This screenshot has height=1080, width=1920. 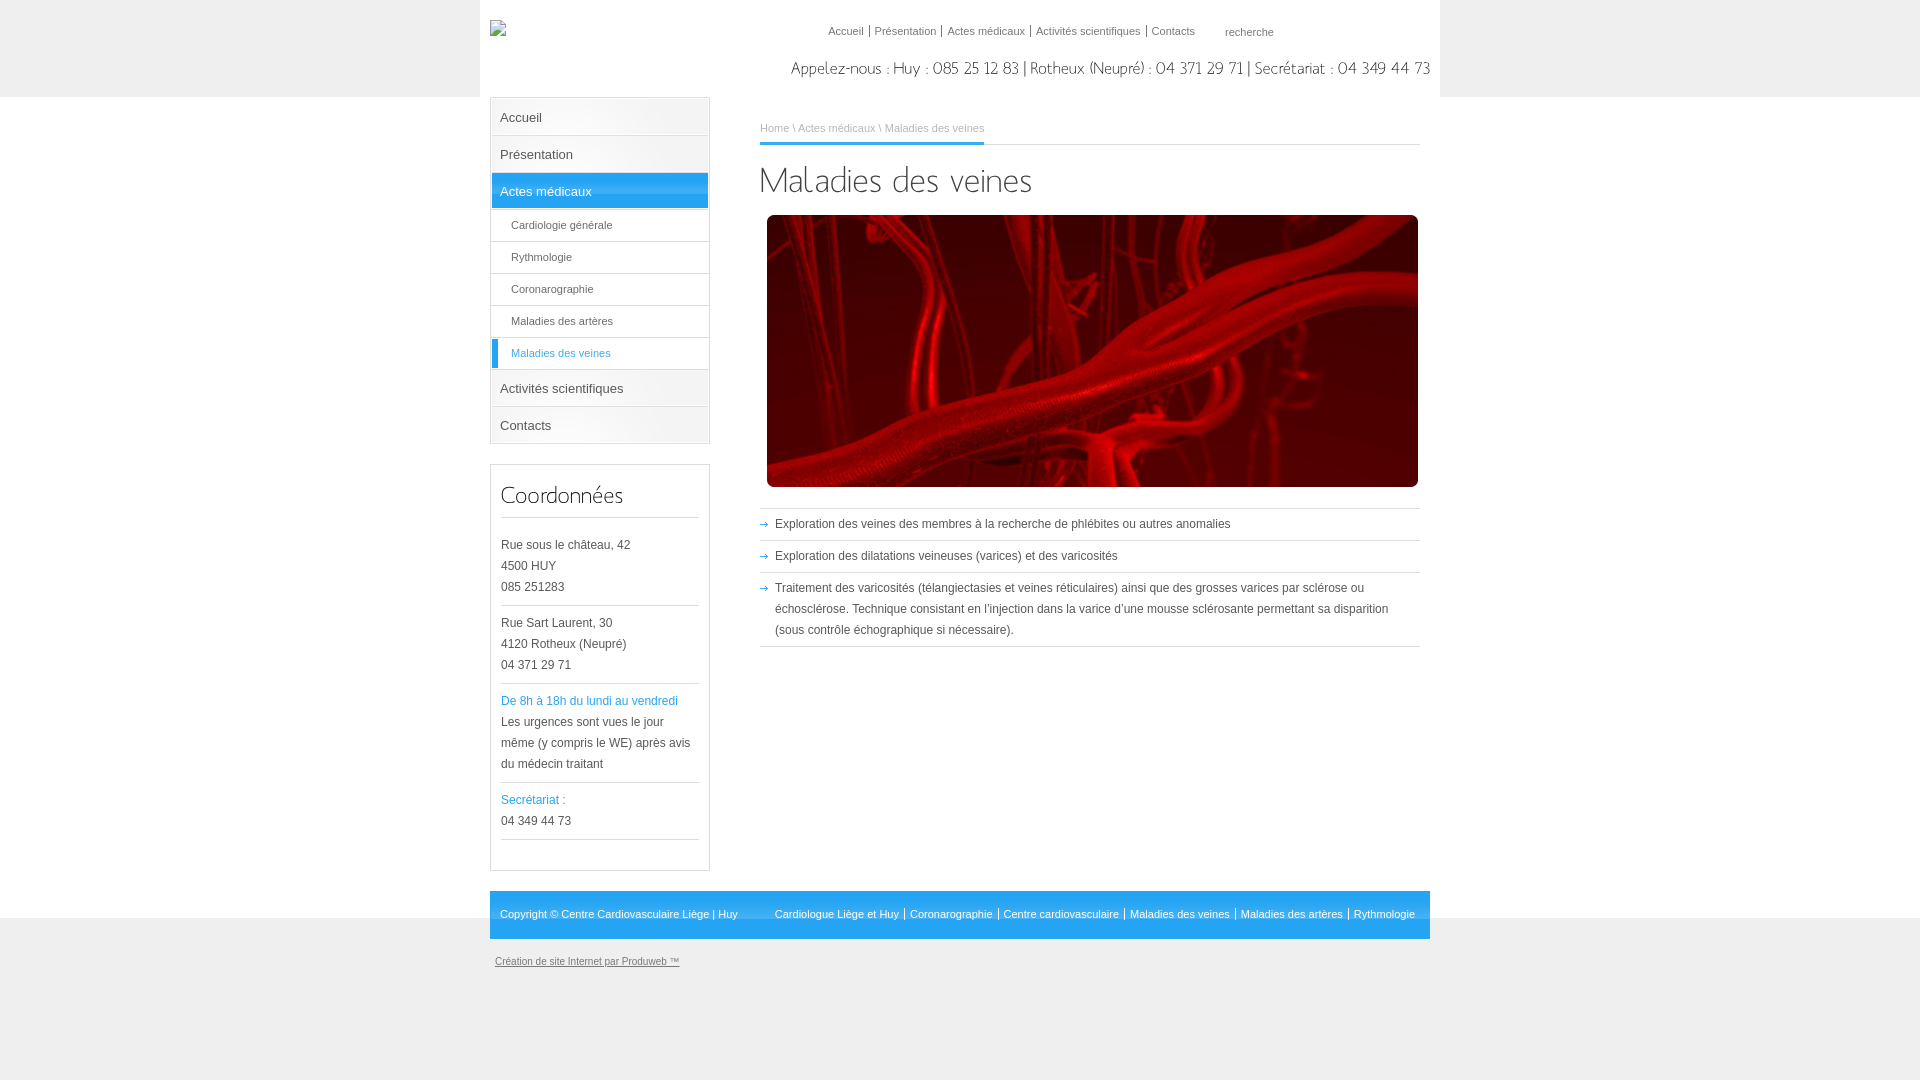 I want to click on 'Contacts', so click(x=489, y=424).